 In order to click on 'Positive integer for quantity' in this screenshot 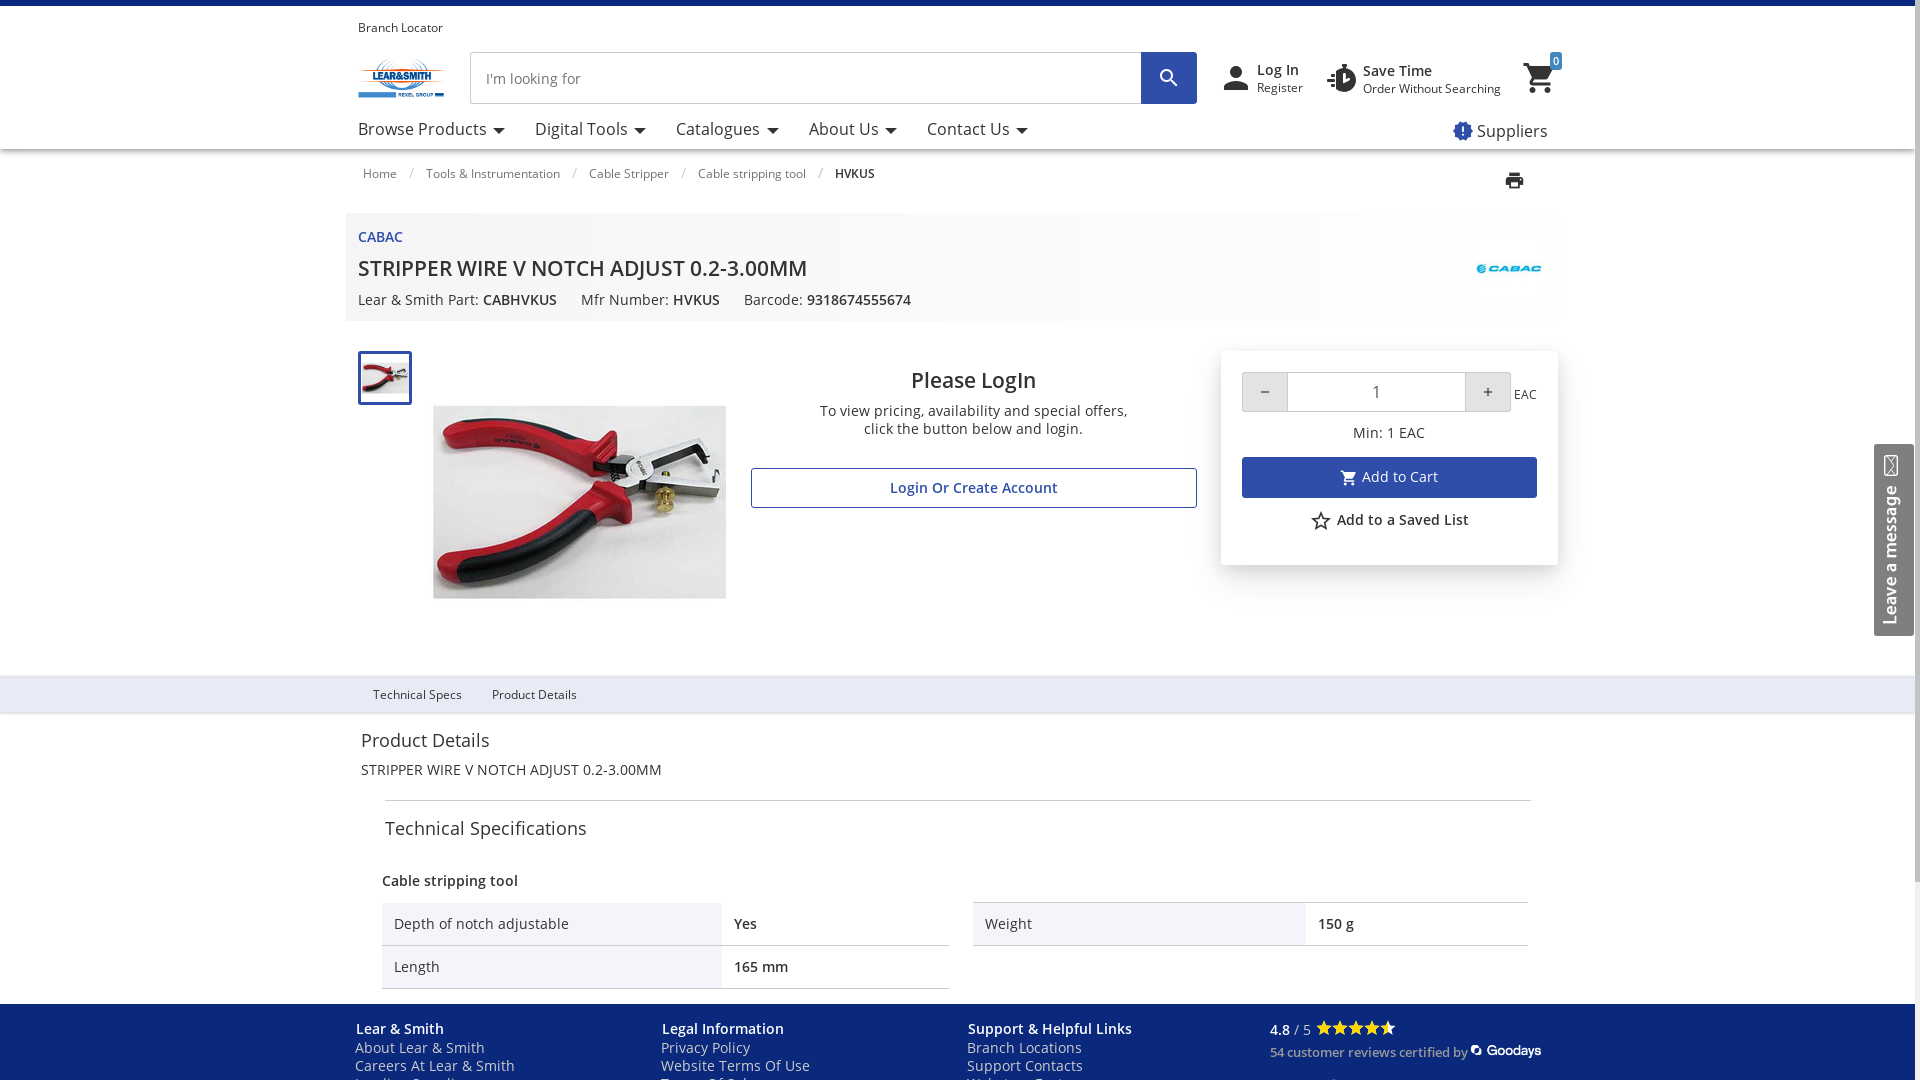, I will do `click(1375, 392)`.